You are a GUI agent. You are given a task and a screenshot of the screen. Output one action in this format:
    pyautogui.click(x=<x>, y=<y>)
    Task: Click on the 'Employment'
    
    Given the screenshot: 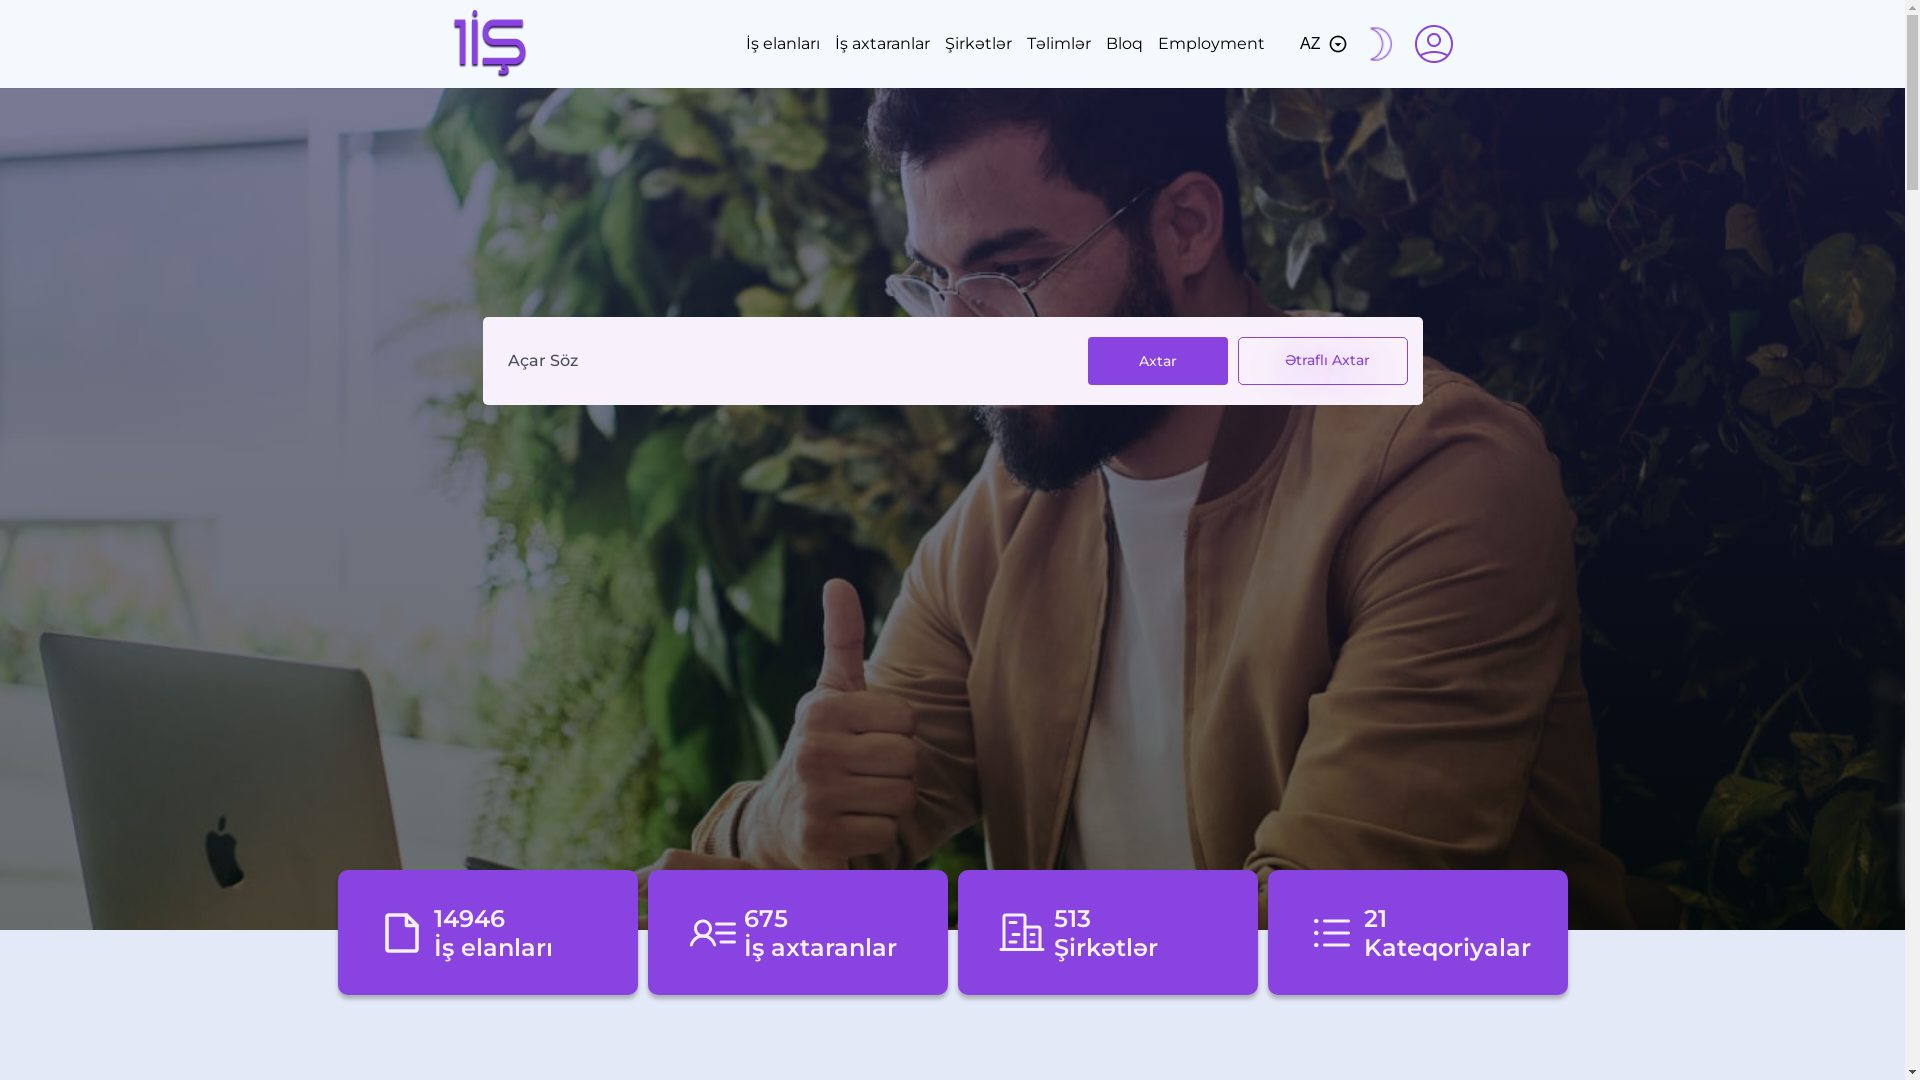 What is the action you would take?
    pyautogui.click(x=1210, y=43)
    